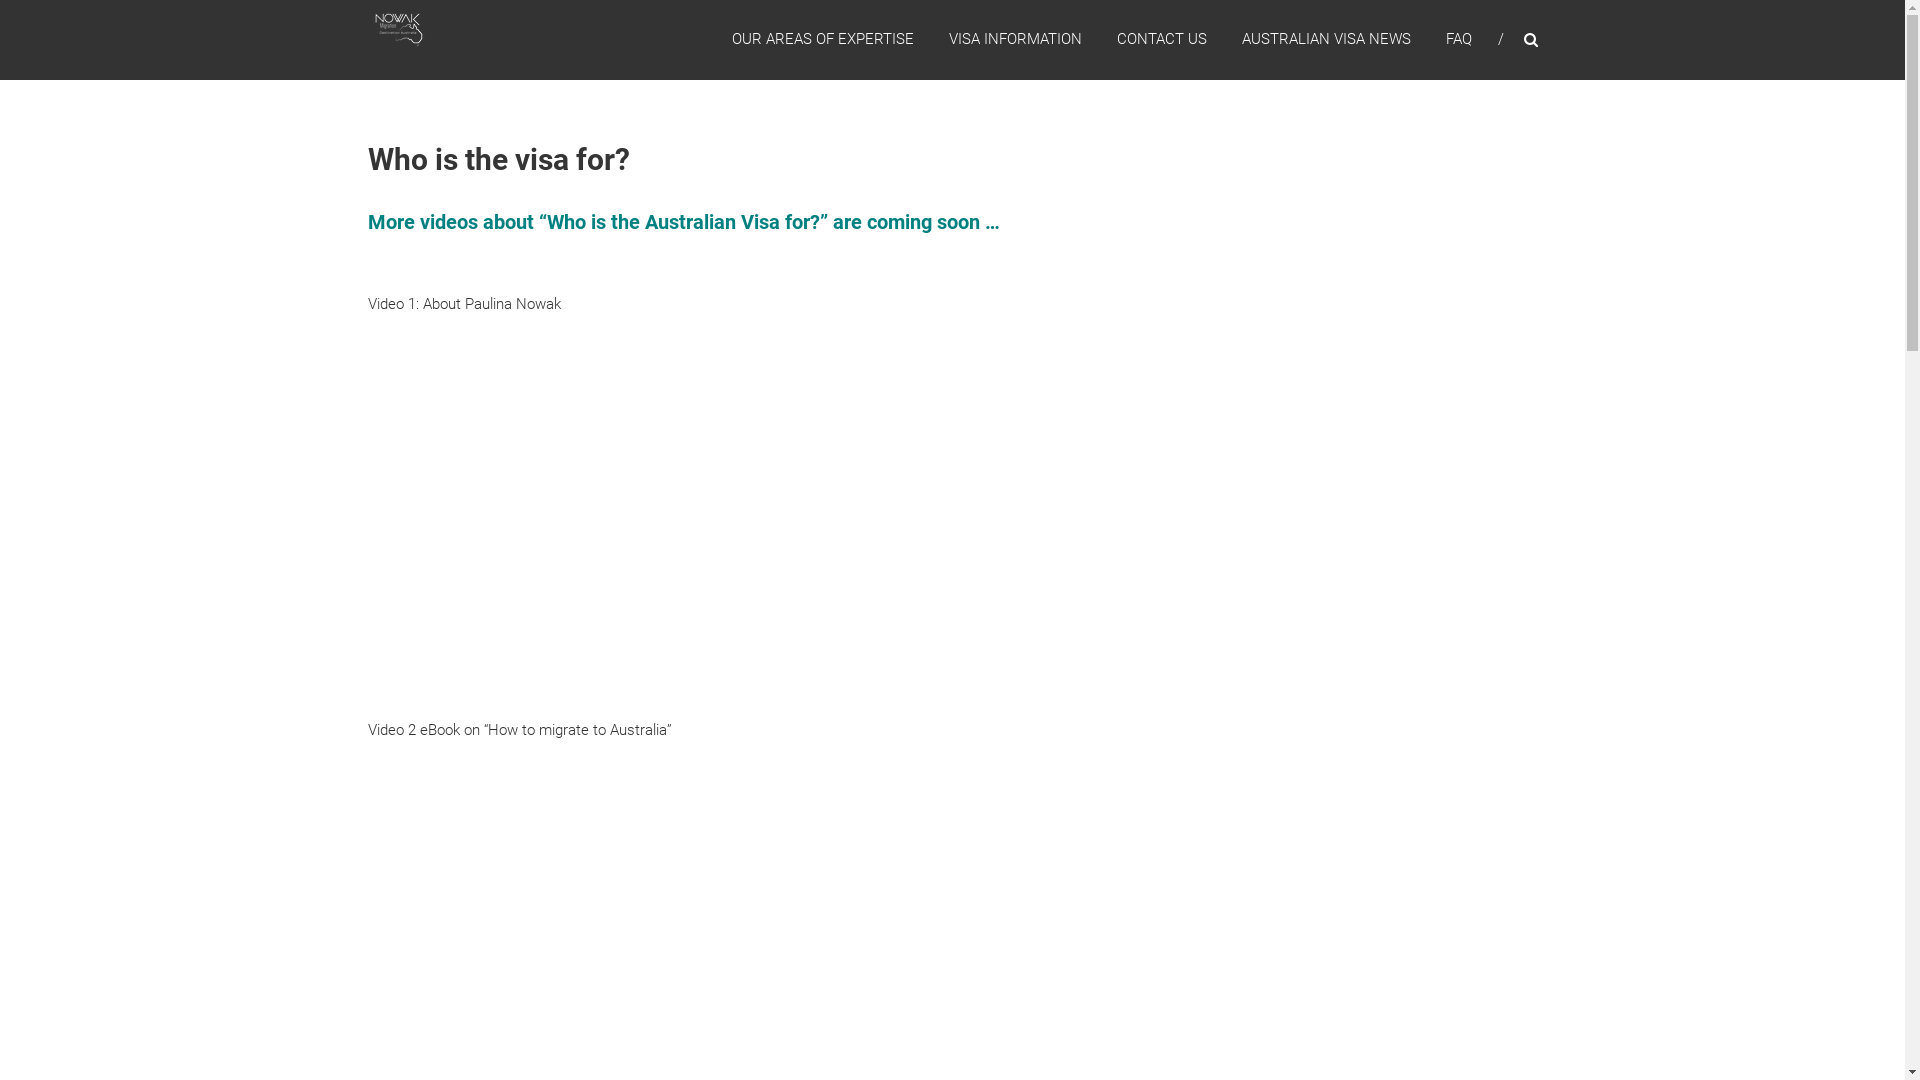  What do you see at coordinates (1014, 38) in the screenshot?
I see `'VISA INFORMATION'` at bounding box center [1014, 38].